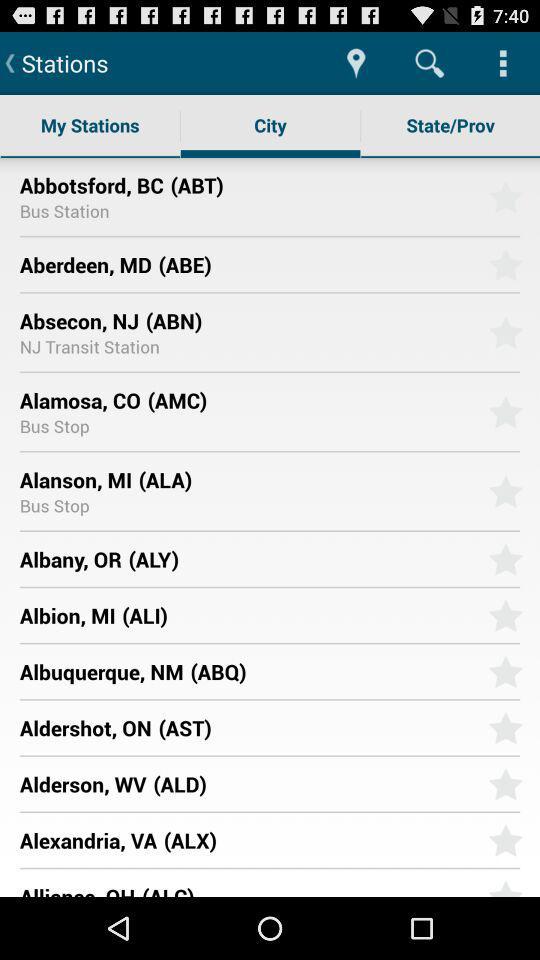 The height and width of the screenshot is (960, 540). Describe the element at coordinates (316, 263) in the screenshot. I see `the (abe) item` at that location.